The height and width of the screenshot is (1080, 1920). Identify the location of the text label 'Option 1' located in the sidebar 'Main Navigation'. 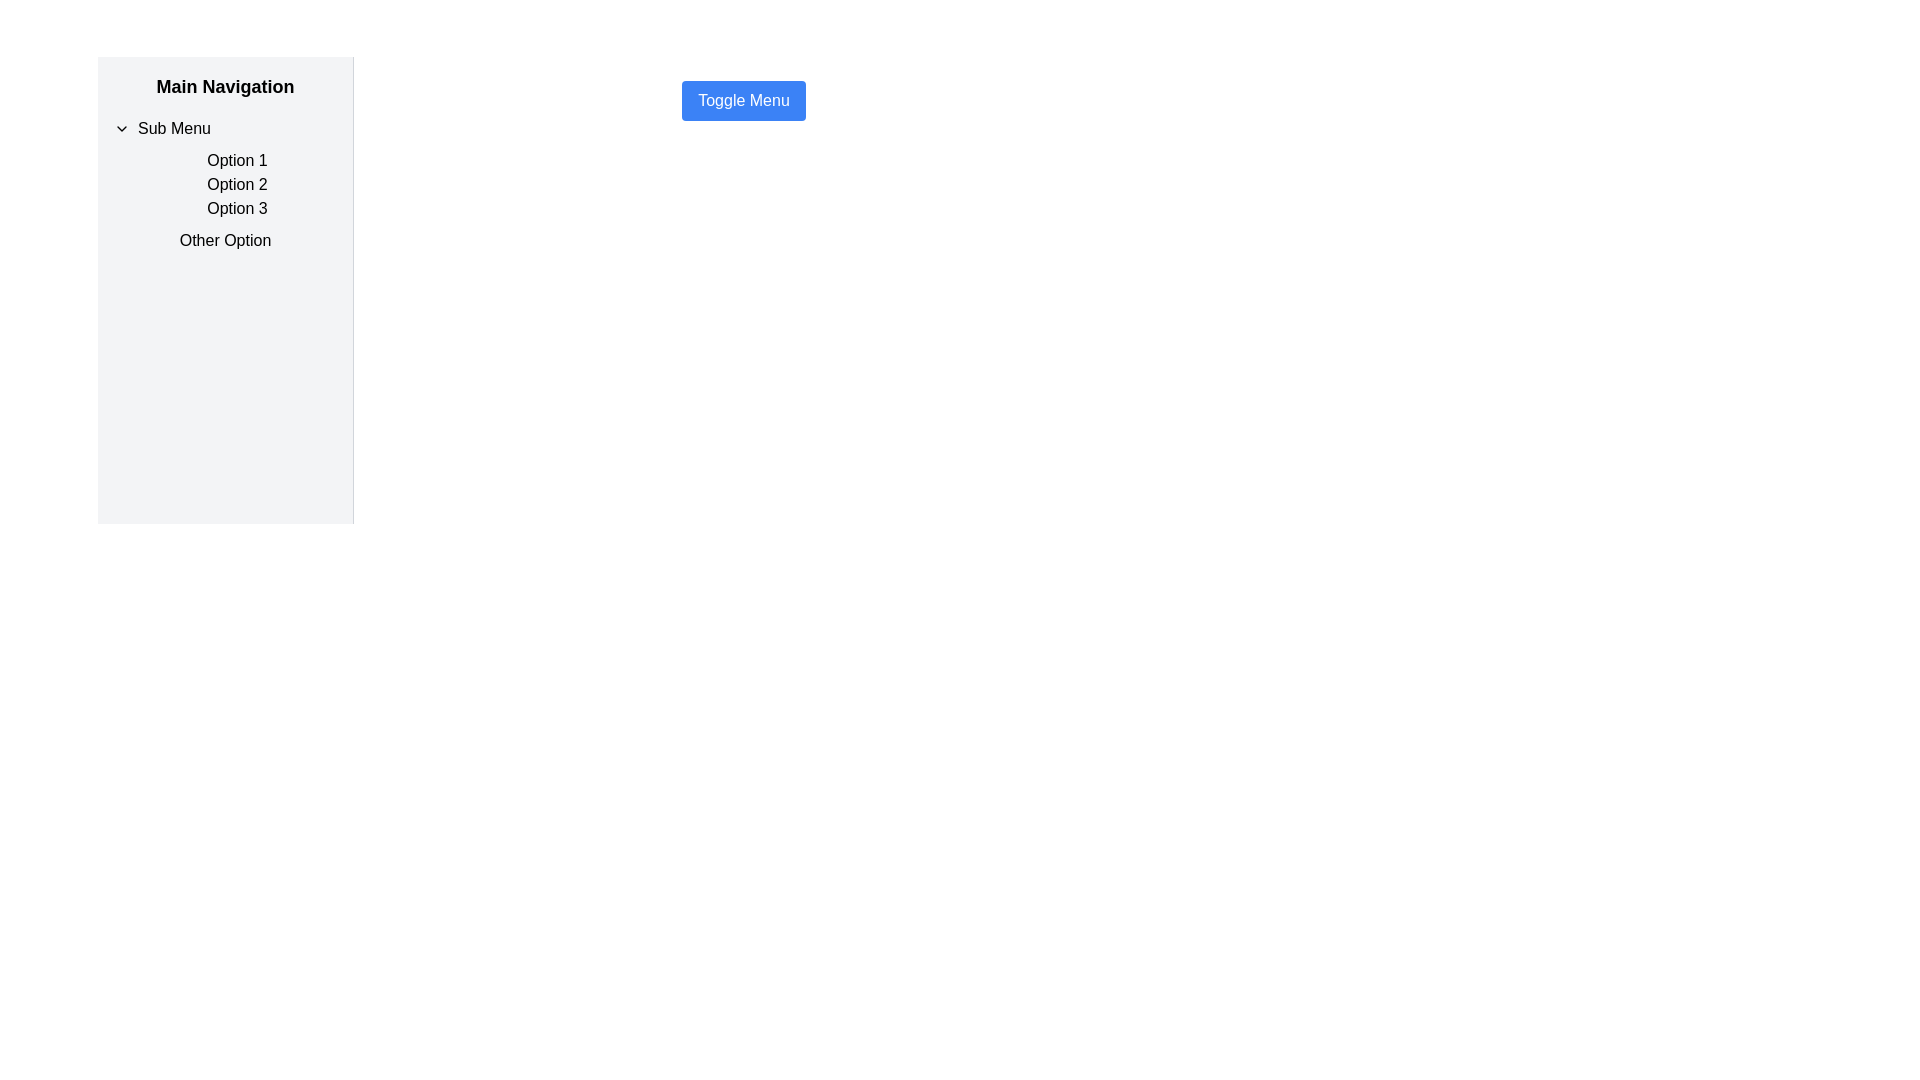
(237, 160).